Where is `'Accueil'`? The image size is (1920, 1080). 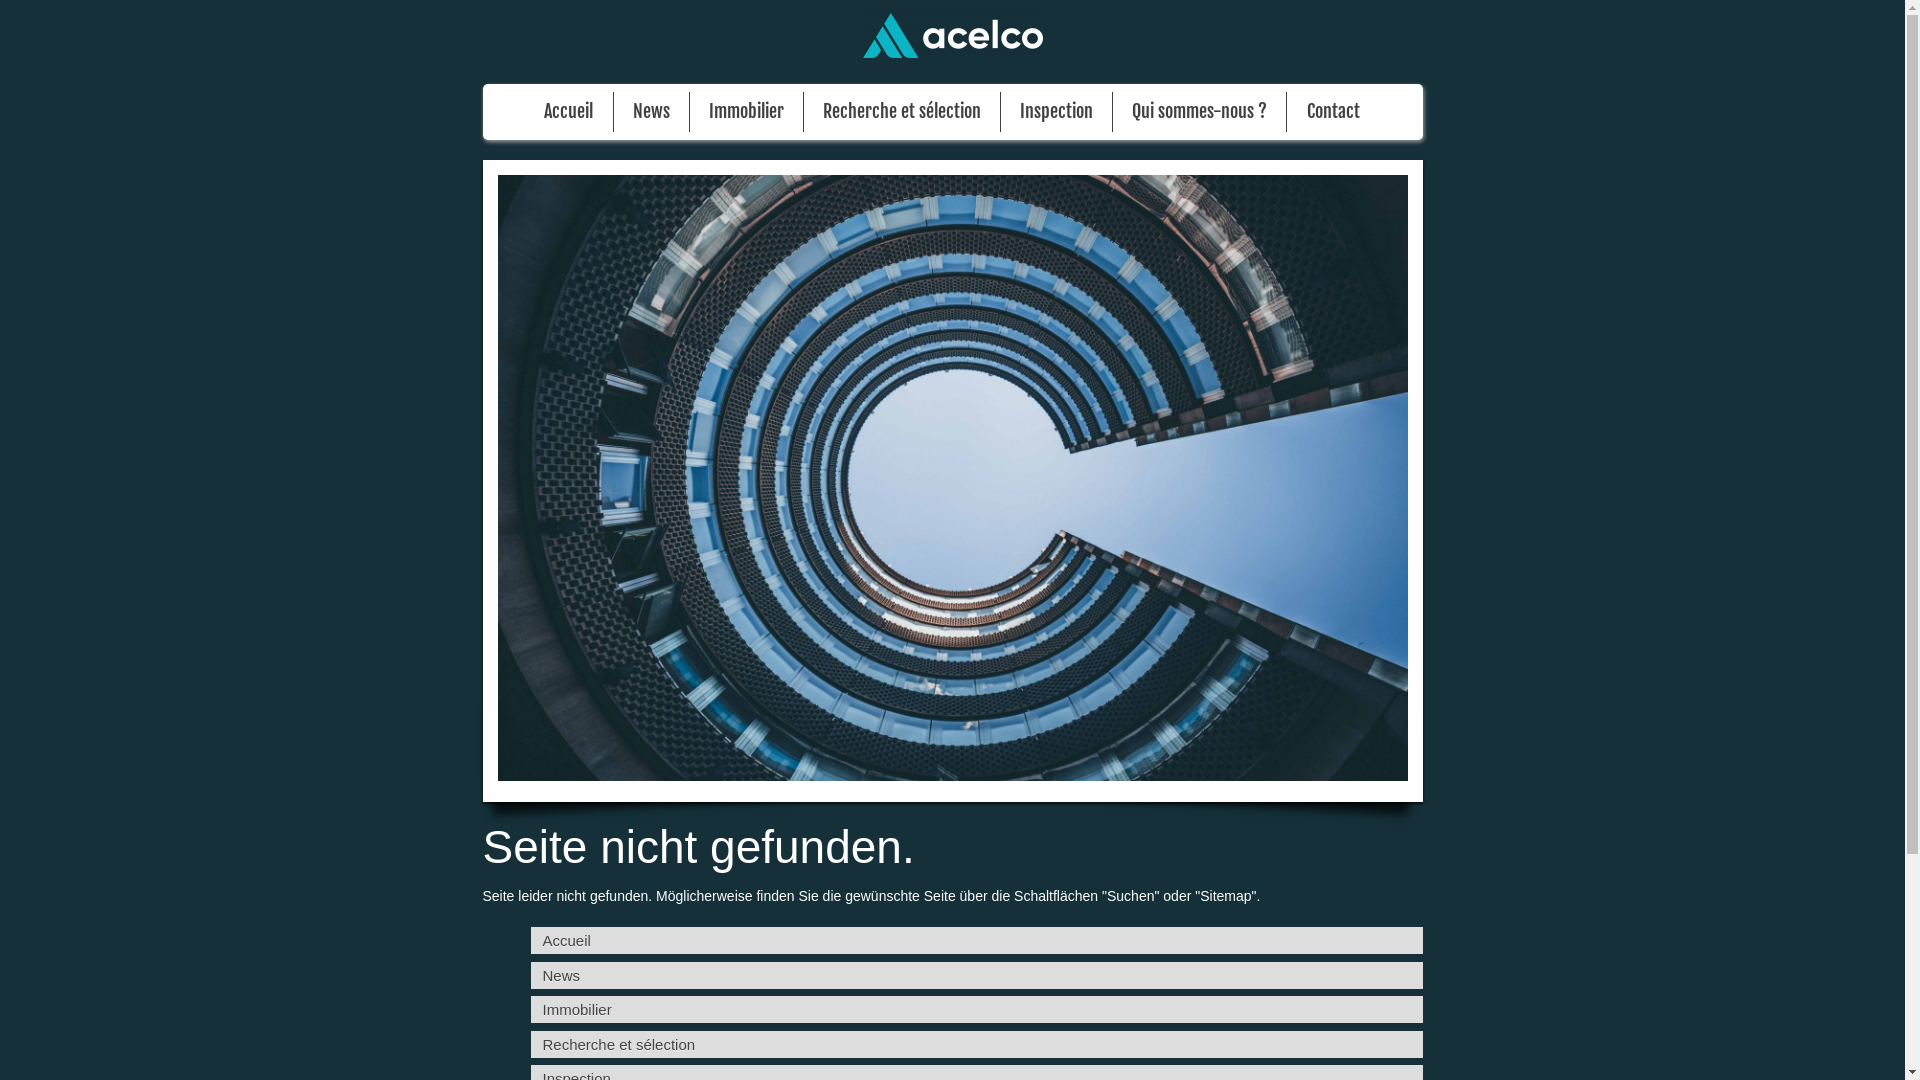
'Accueil' is located at coordinates (567, 111).